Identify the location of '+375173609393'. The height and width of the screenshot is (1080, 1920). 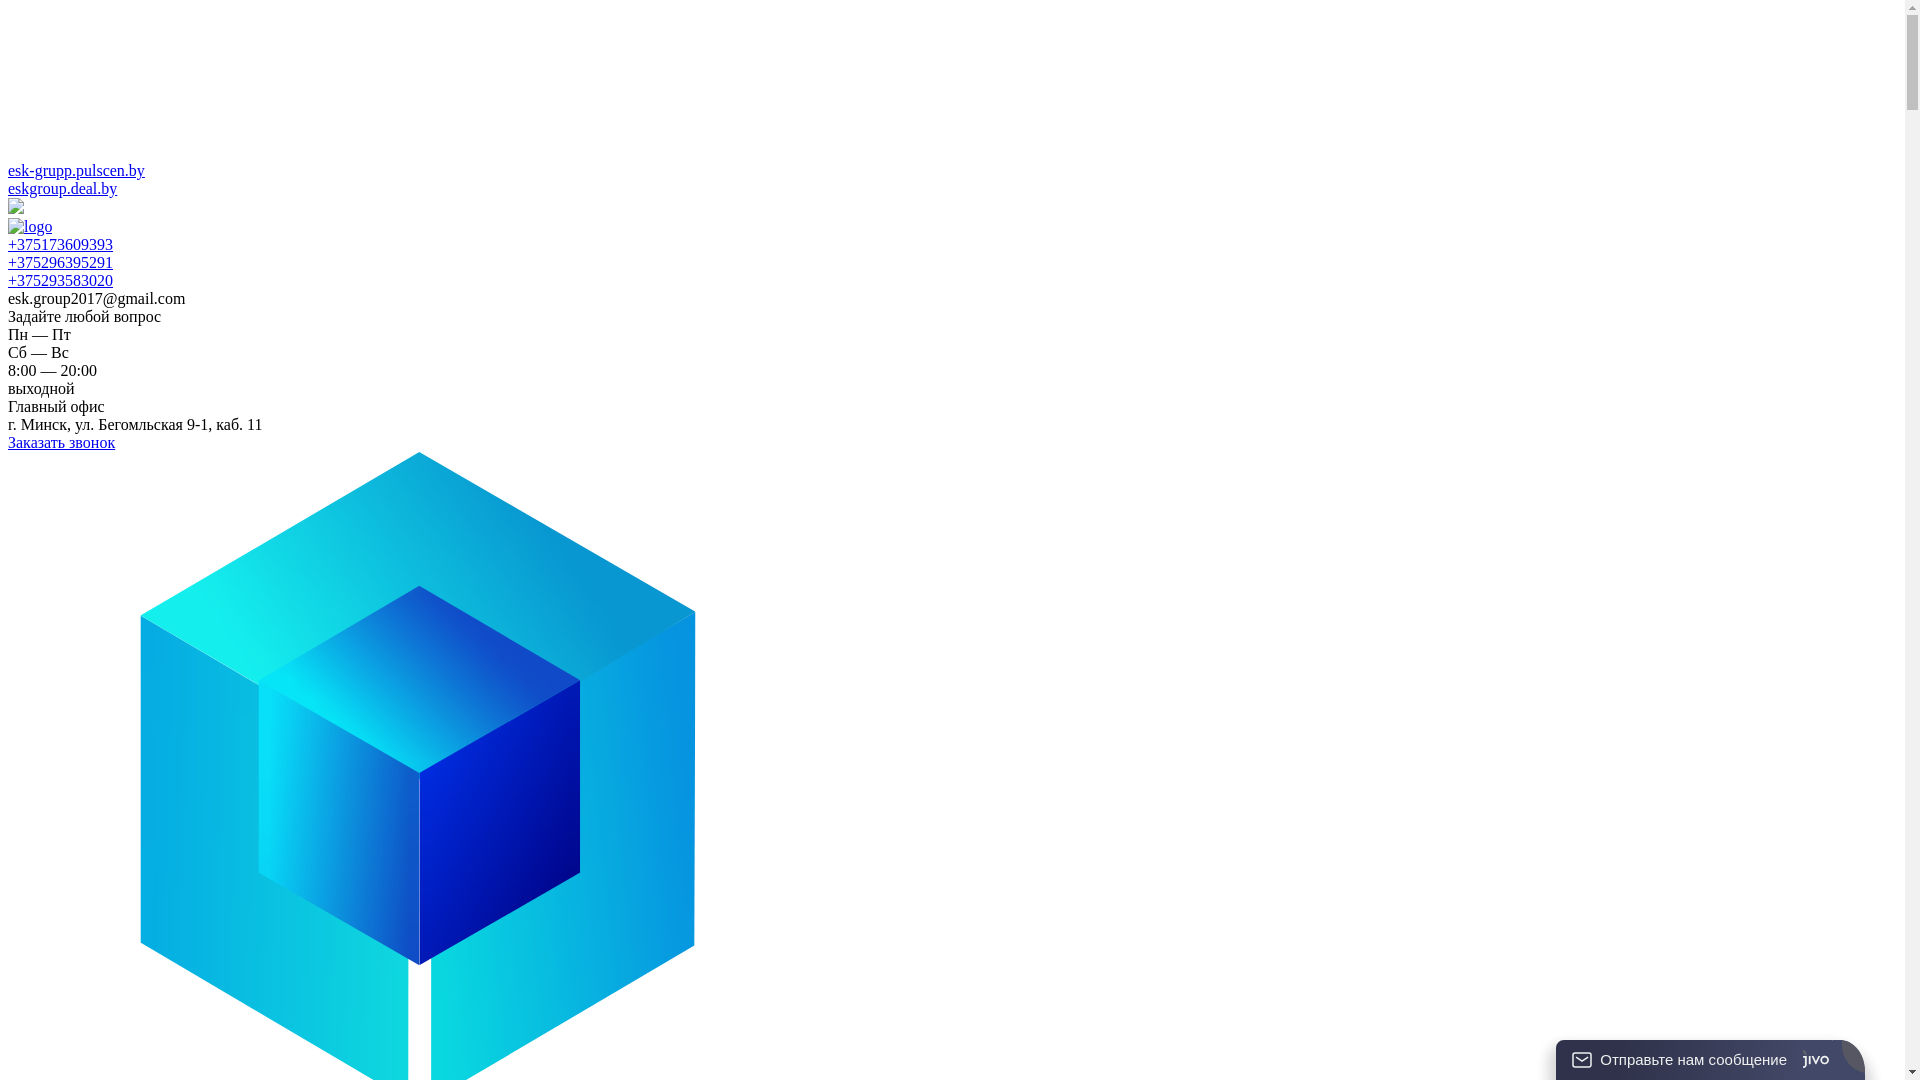
(60, 243).